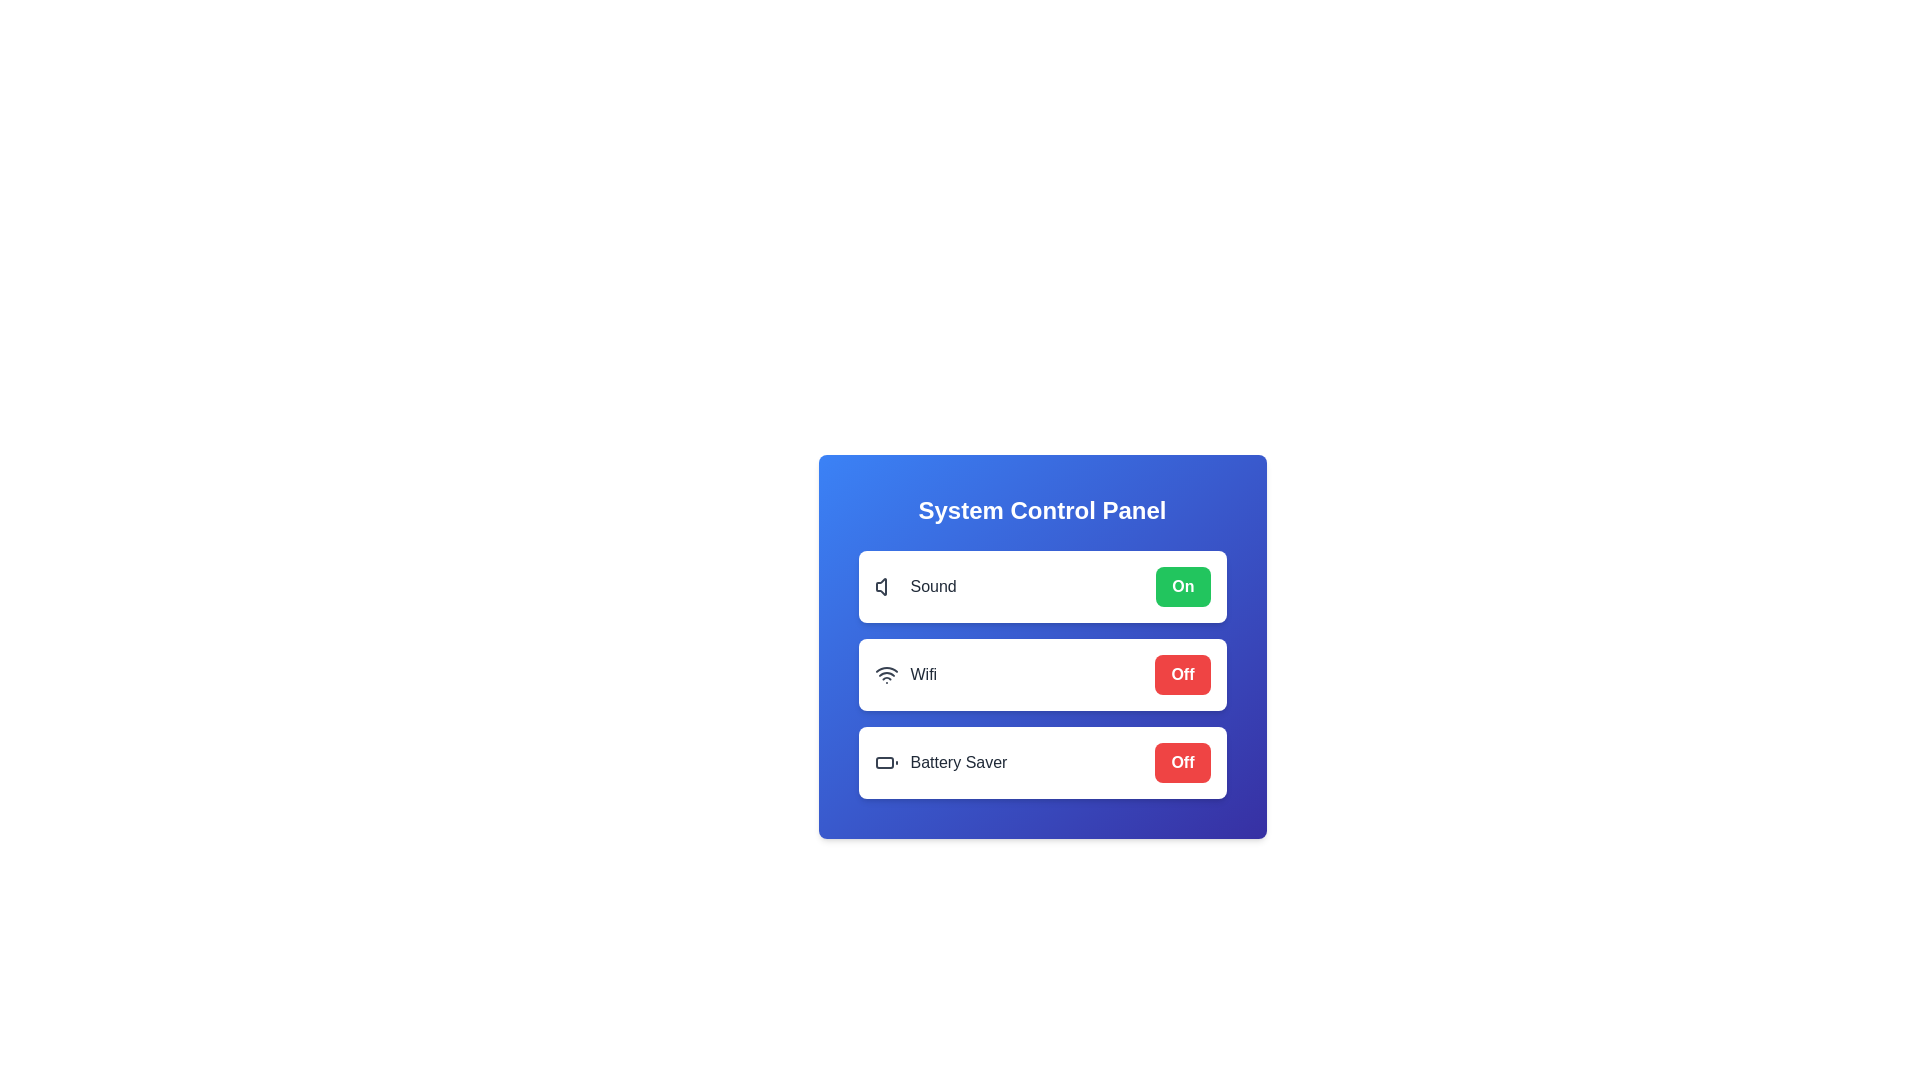  I want to click on the green 'On' button for the 'Sound' setting to toggle its state, so click(1182, 585).